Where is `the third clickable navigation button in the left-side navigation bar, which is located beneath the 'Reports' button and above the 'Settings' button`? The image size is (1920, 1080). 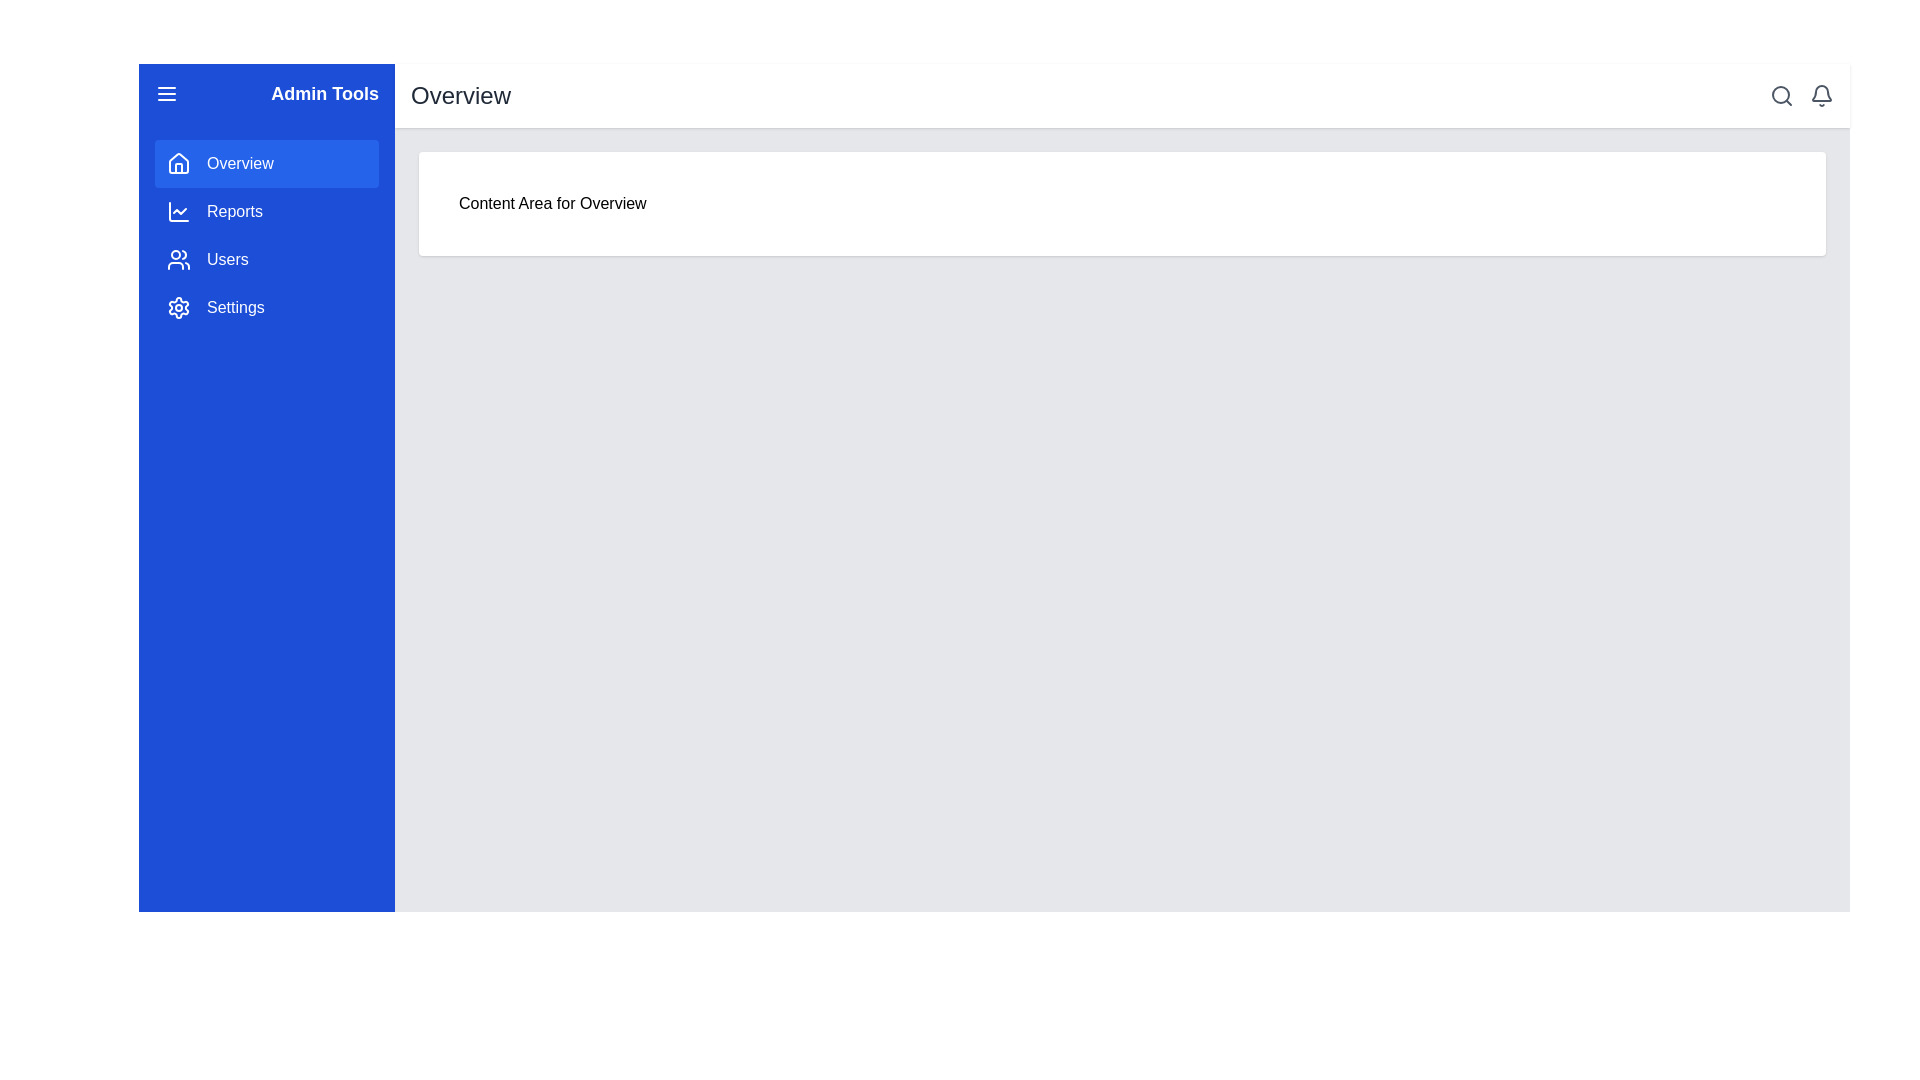
the third clickable navigation button in the left-side navigation bar, which is located beneath the 'Reports' button and above the 'Settings' button is located at coordinates (266, 258).